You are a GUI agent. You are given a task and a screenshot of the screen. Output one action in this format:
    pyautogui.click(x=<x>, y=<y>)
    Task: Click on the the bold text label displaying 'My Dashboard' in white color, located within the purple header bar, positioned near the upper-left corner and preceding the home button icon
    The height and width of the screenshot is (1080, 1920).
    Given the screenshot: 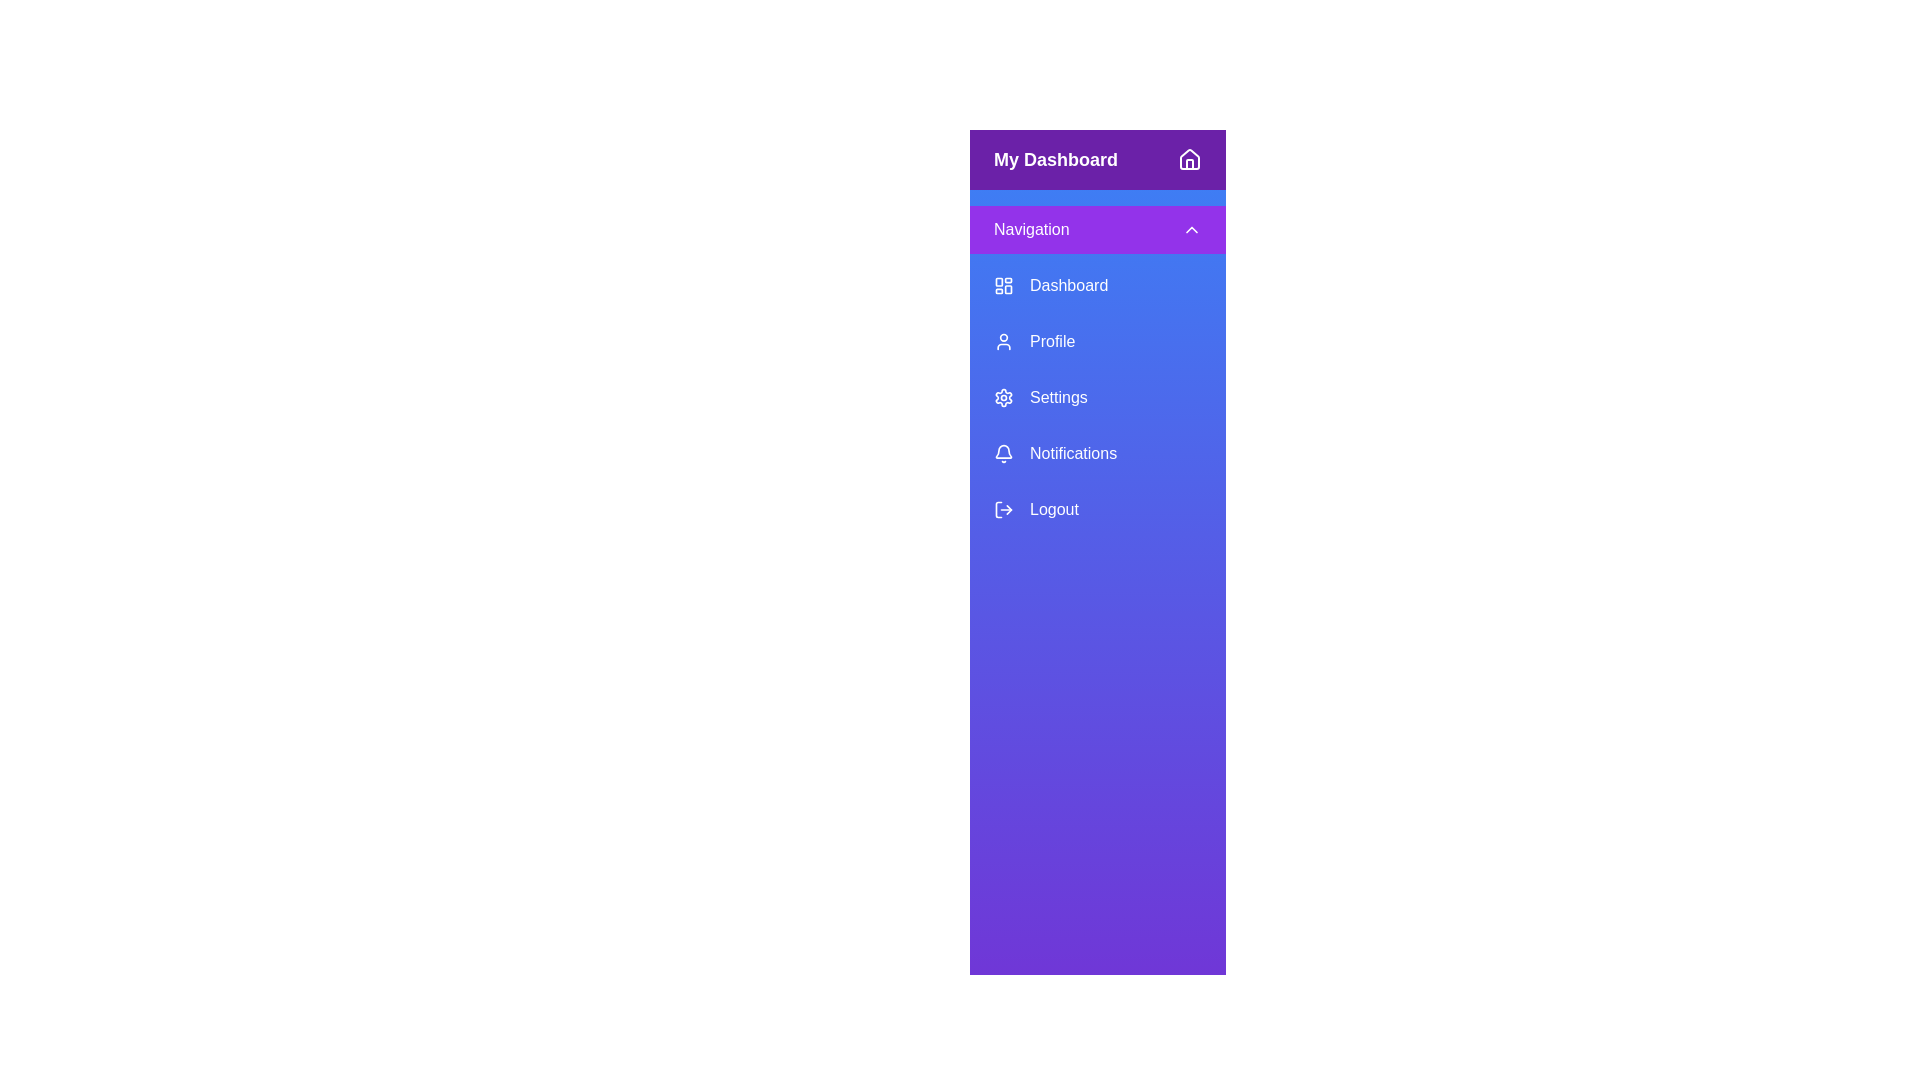 What is the action you would take?
    pyautogui.click(x=1055, y=158)
    